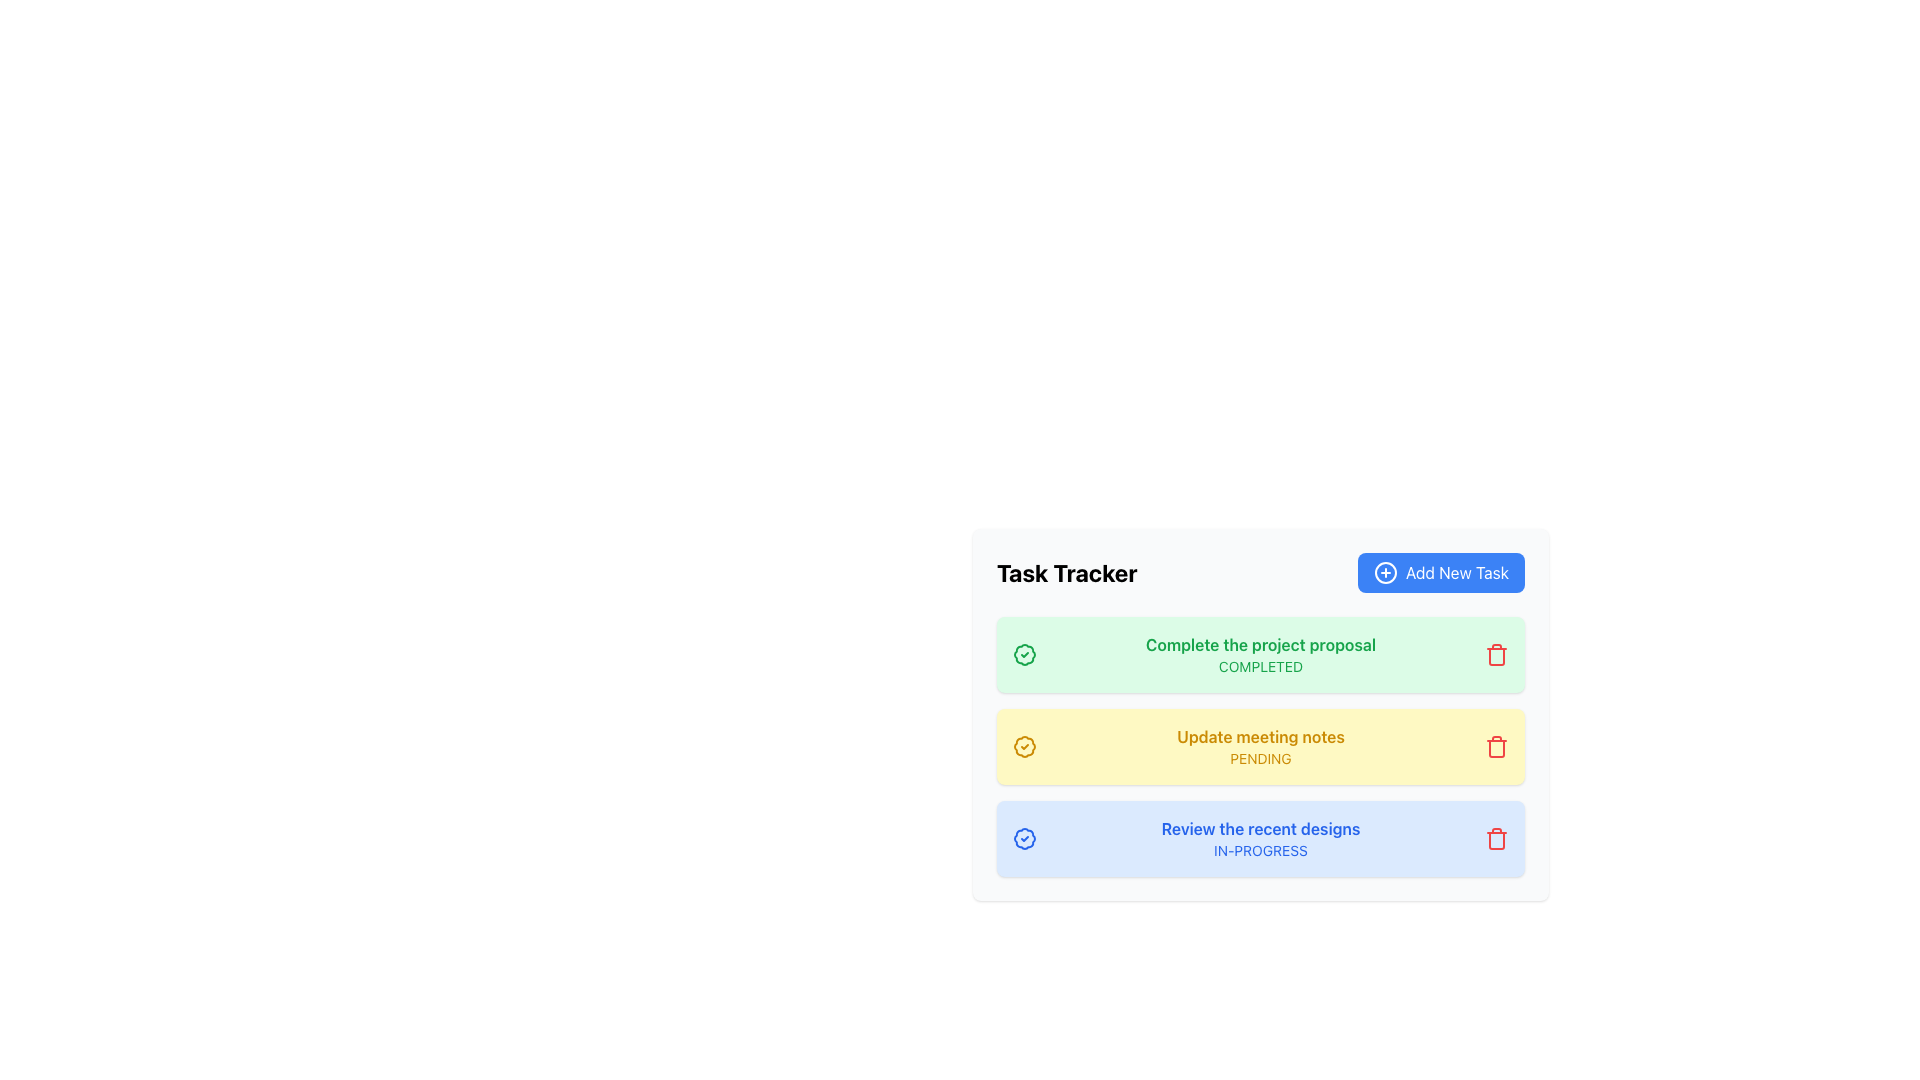 The width and height of the screenshot is (1920, 1080). I want to click on the task title 'Update meeting notes' displayed in bold orange letters within the task entry in the 'Task Tracker' list, so click(1260, 747).